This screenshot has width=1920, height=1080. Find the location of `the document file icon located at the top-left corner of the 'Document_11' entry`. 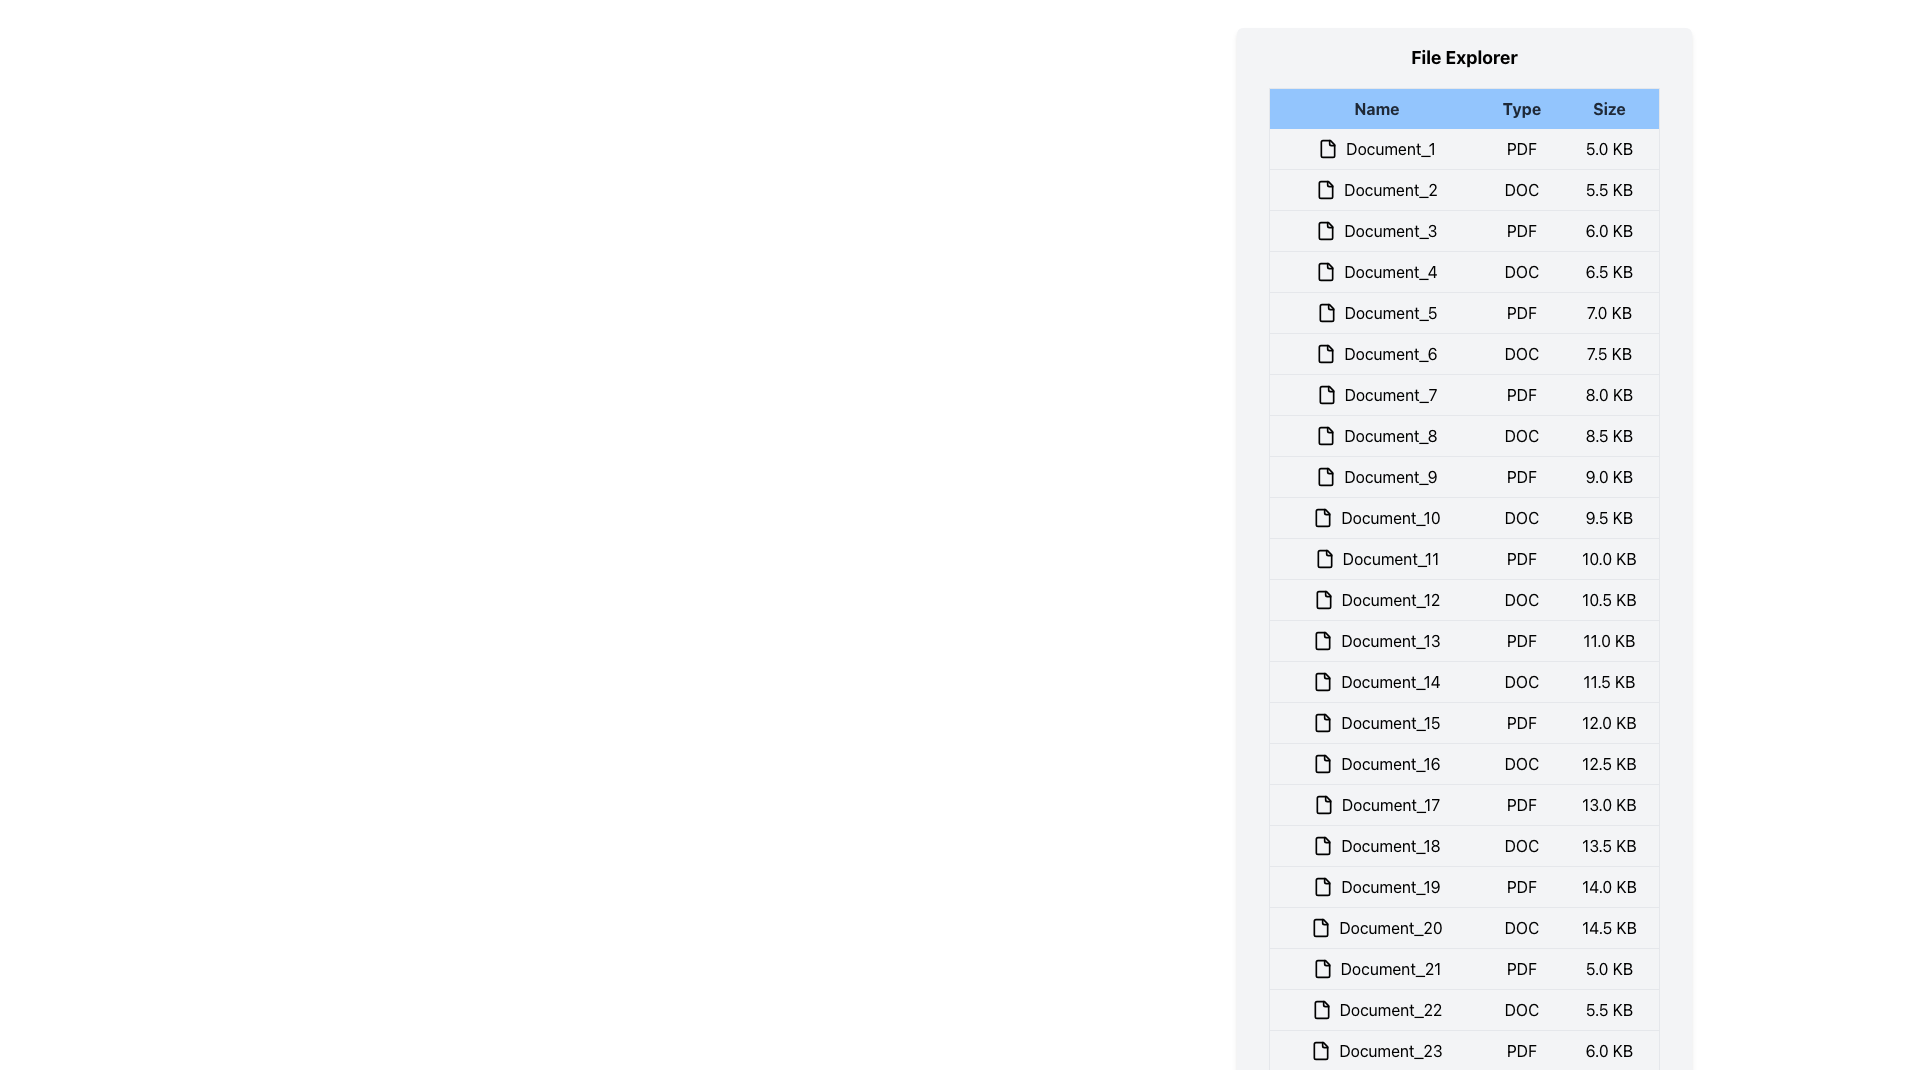

the document file icon located at the top-left corner of the 'Document_11' entry is located at coordinates (1324, 559).